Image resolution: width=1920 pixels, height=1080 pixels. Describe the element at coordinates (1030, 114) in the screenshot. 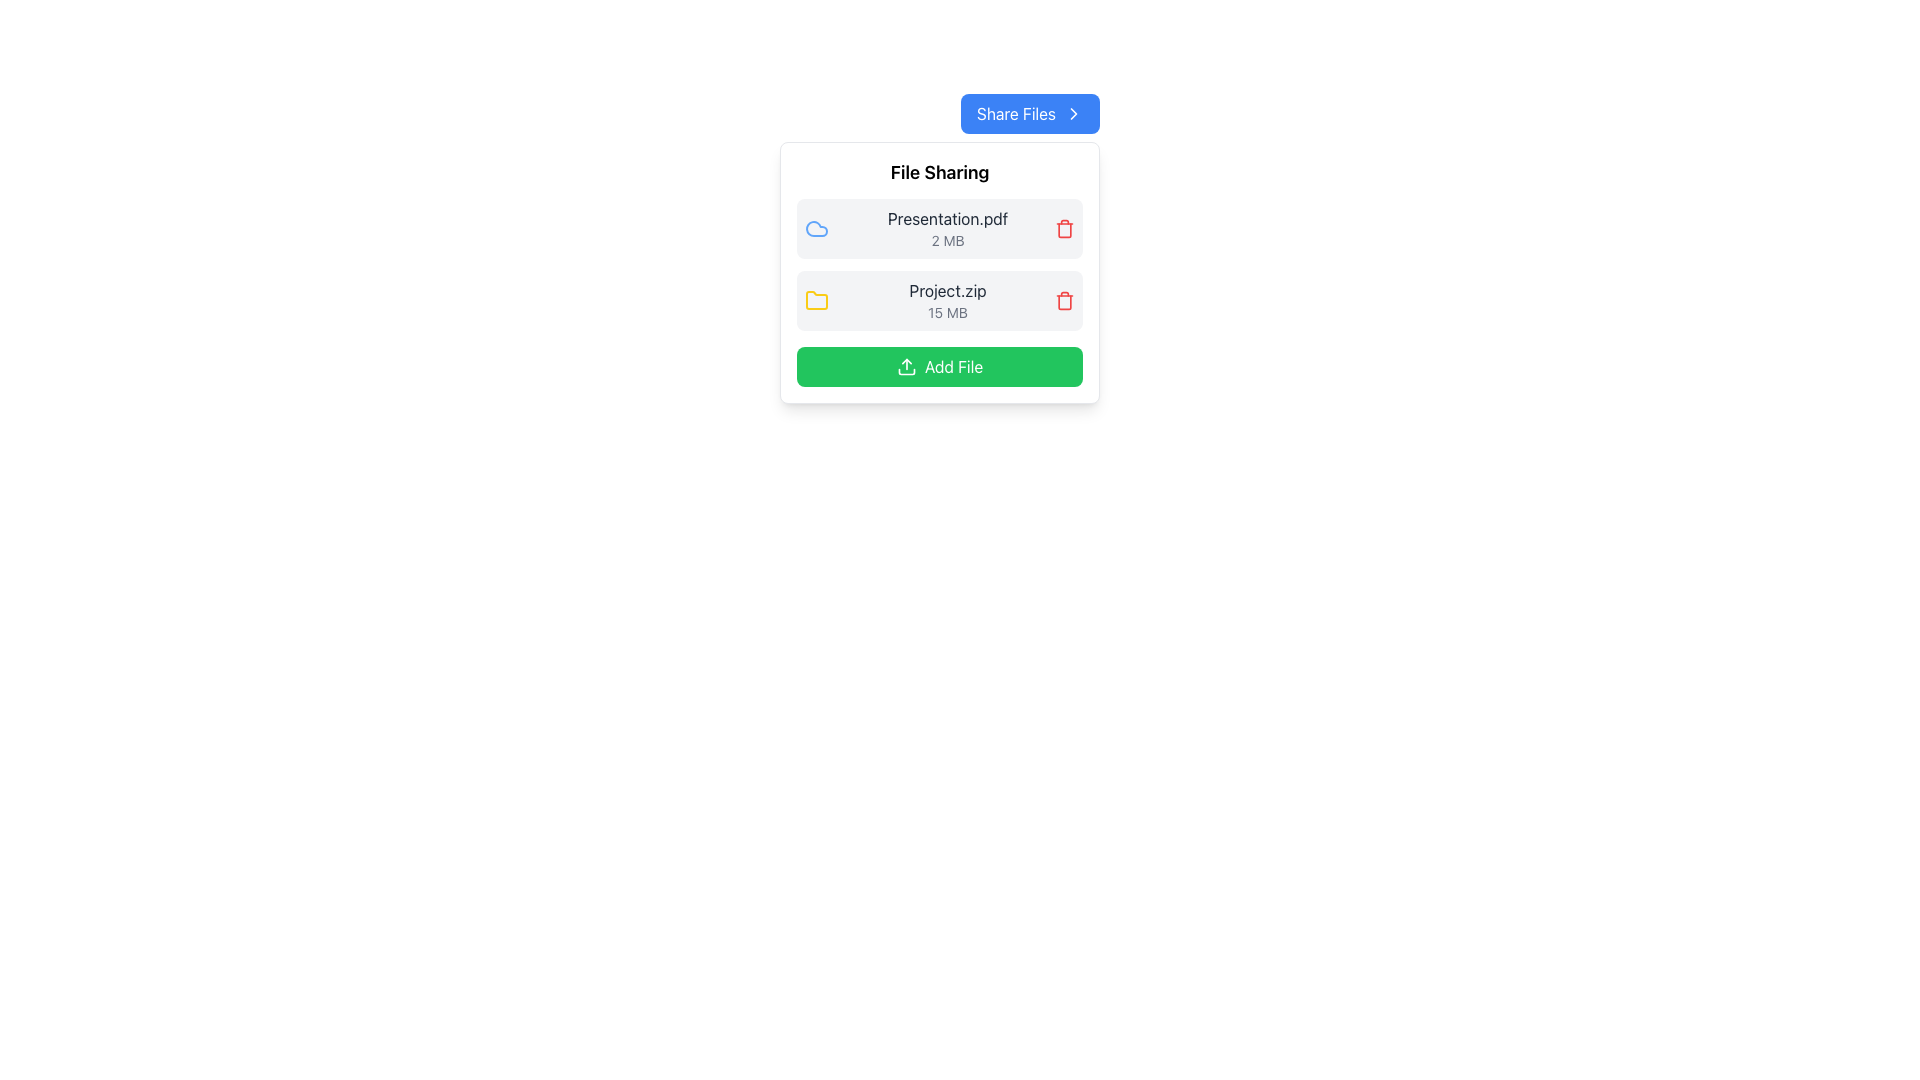

I see `the file sharing button located at the top center of the File Sharing panel` at that location.